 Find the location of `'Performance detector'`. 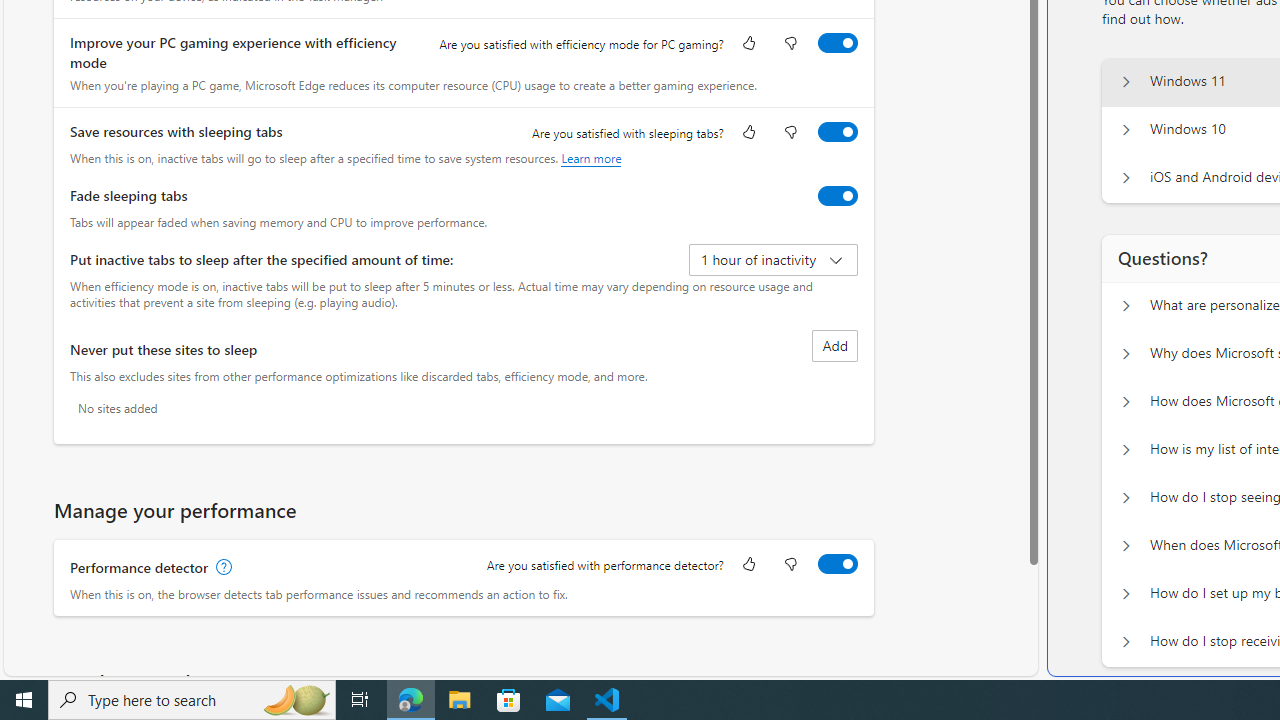

'Performance detector' is located at coordinates (837, 563).